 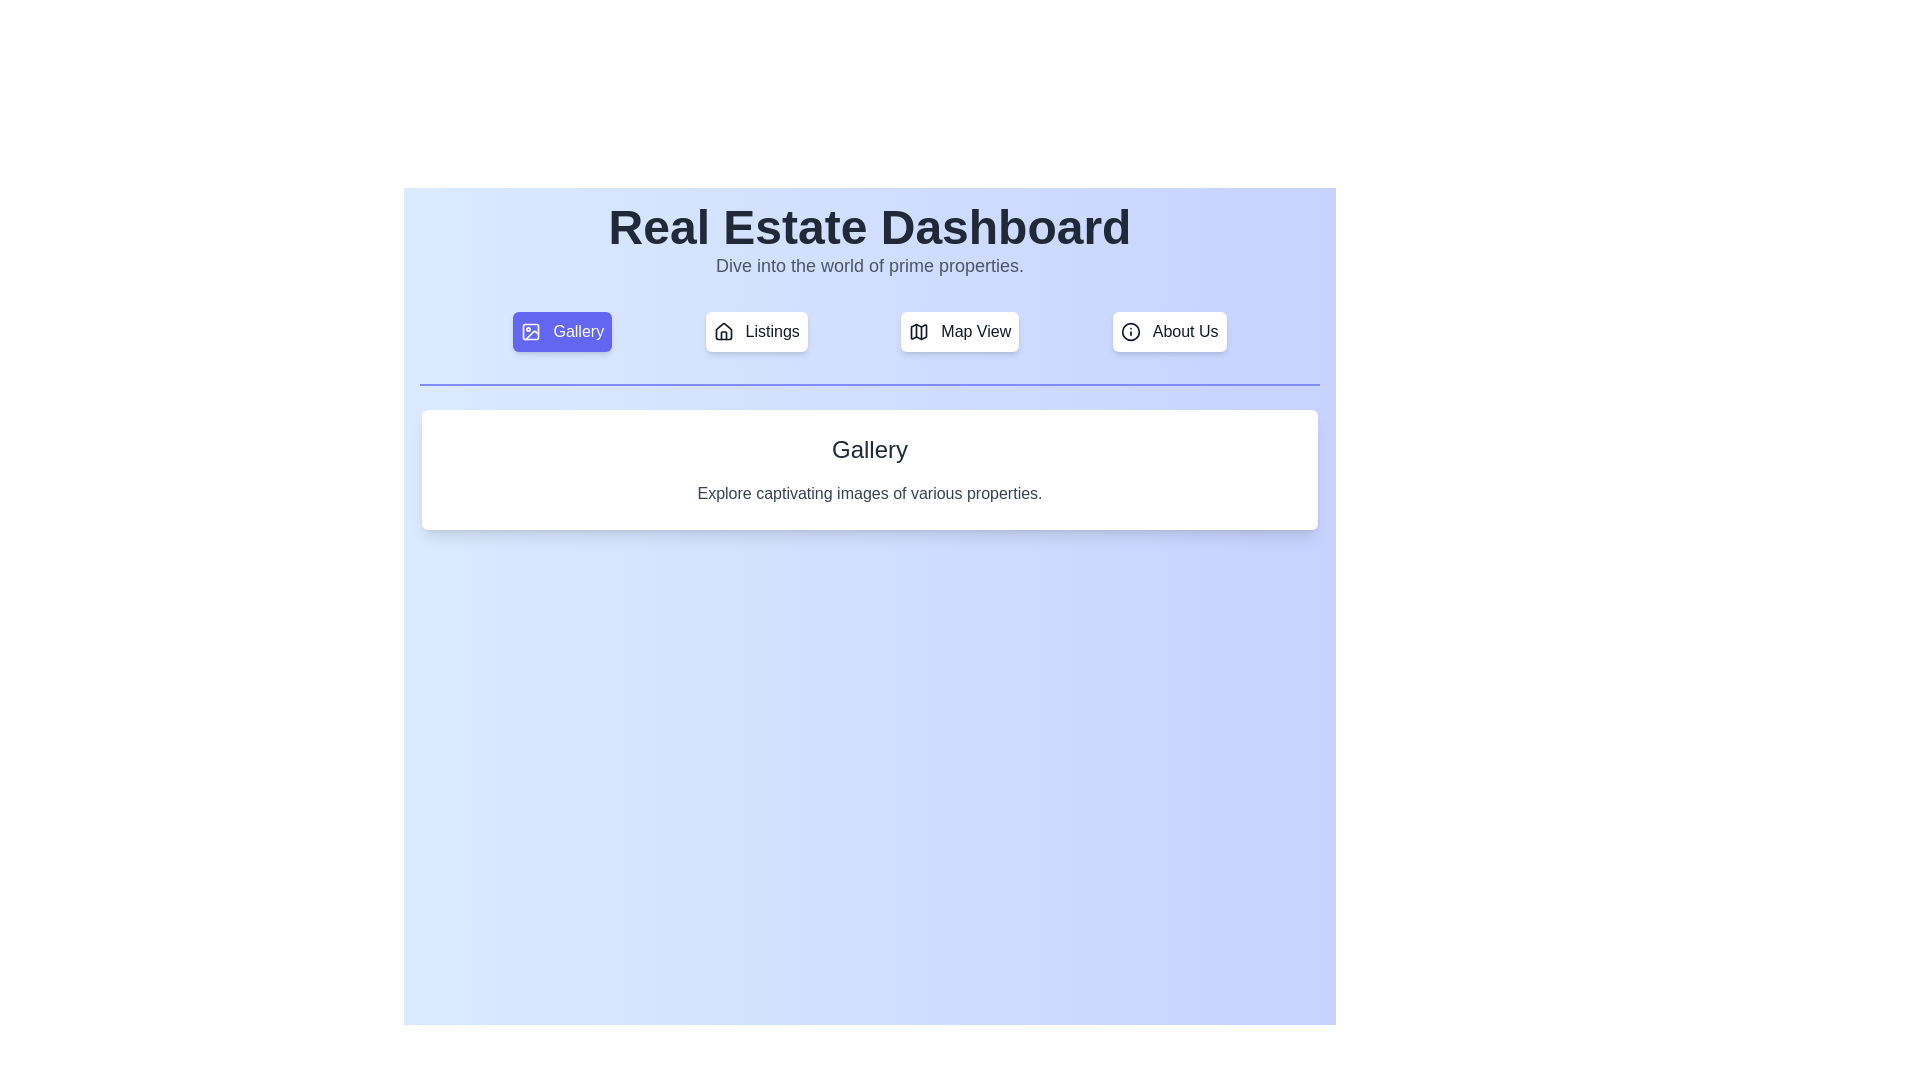 I want to click on the tab labeled Gallery, so click(x=561, y=330).